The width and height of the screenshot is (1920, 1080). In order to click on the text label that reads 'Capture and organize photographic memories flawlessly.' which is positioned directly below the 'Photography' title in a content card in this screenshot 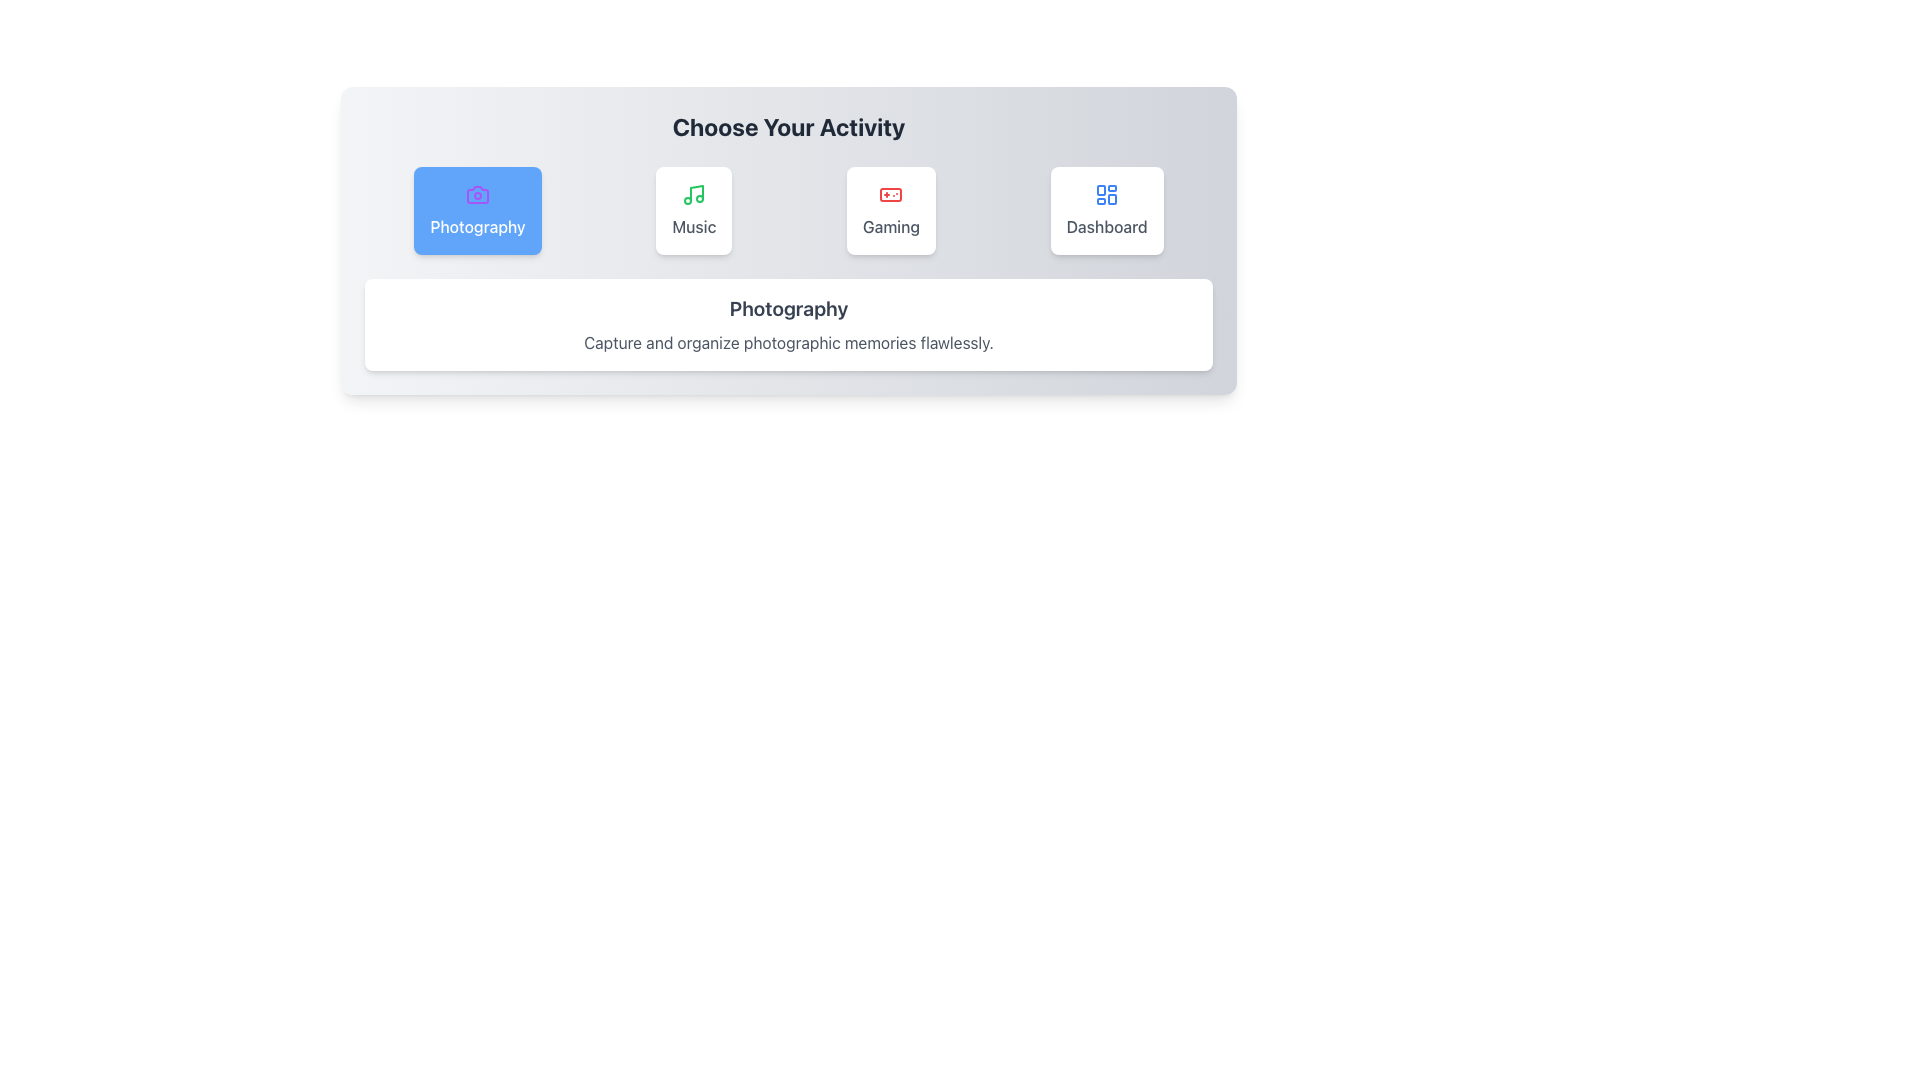, I will do `click(787, 342)`.